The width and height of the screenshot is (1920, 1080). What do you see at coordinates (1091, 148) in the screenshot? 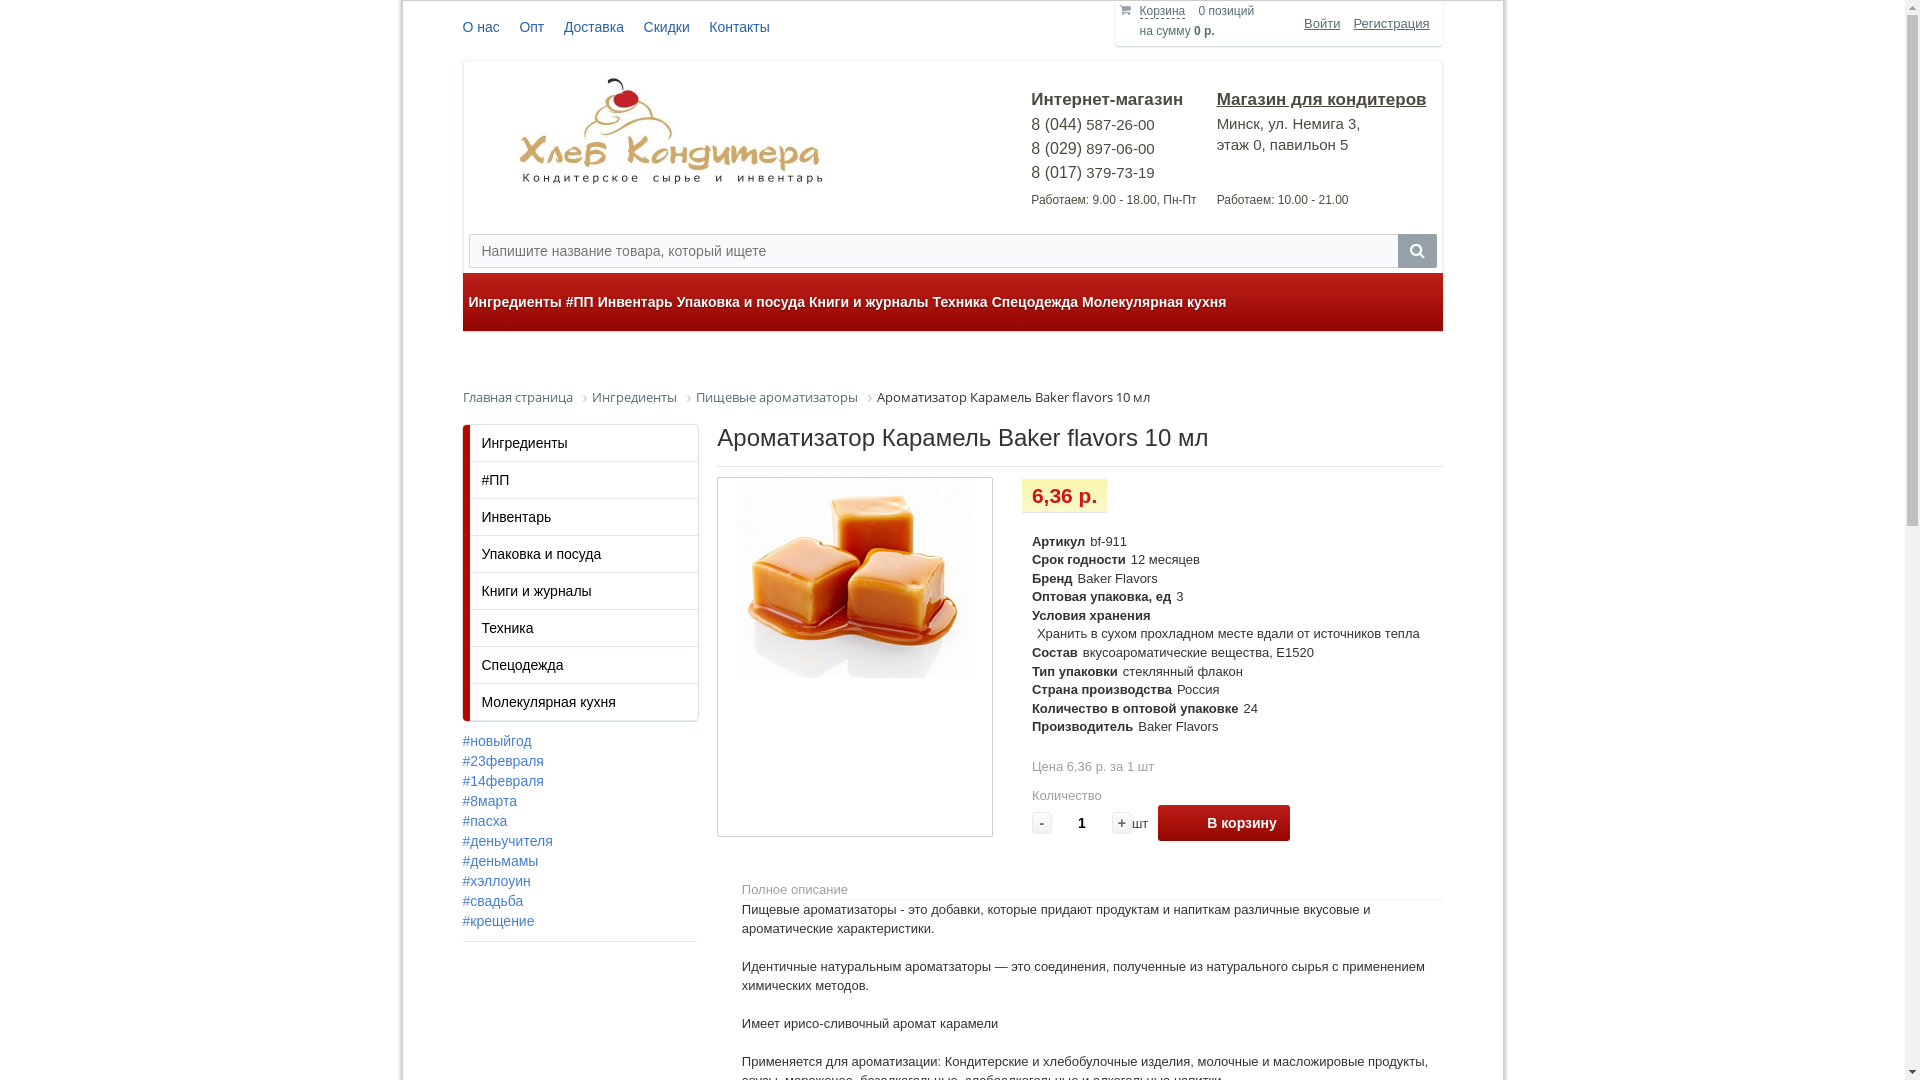
I see `'8 (044) 587-26-00` at bounding box center [1091, 148].